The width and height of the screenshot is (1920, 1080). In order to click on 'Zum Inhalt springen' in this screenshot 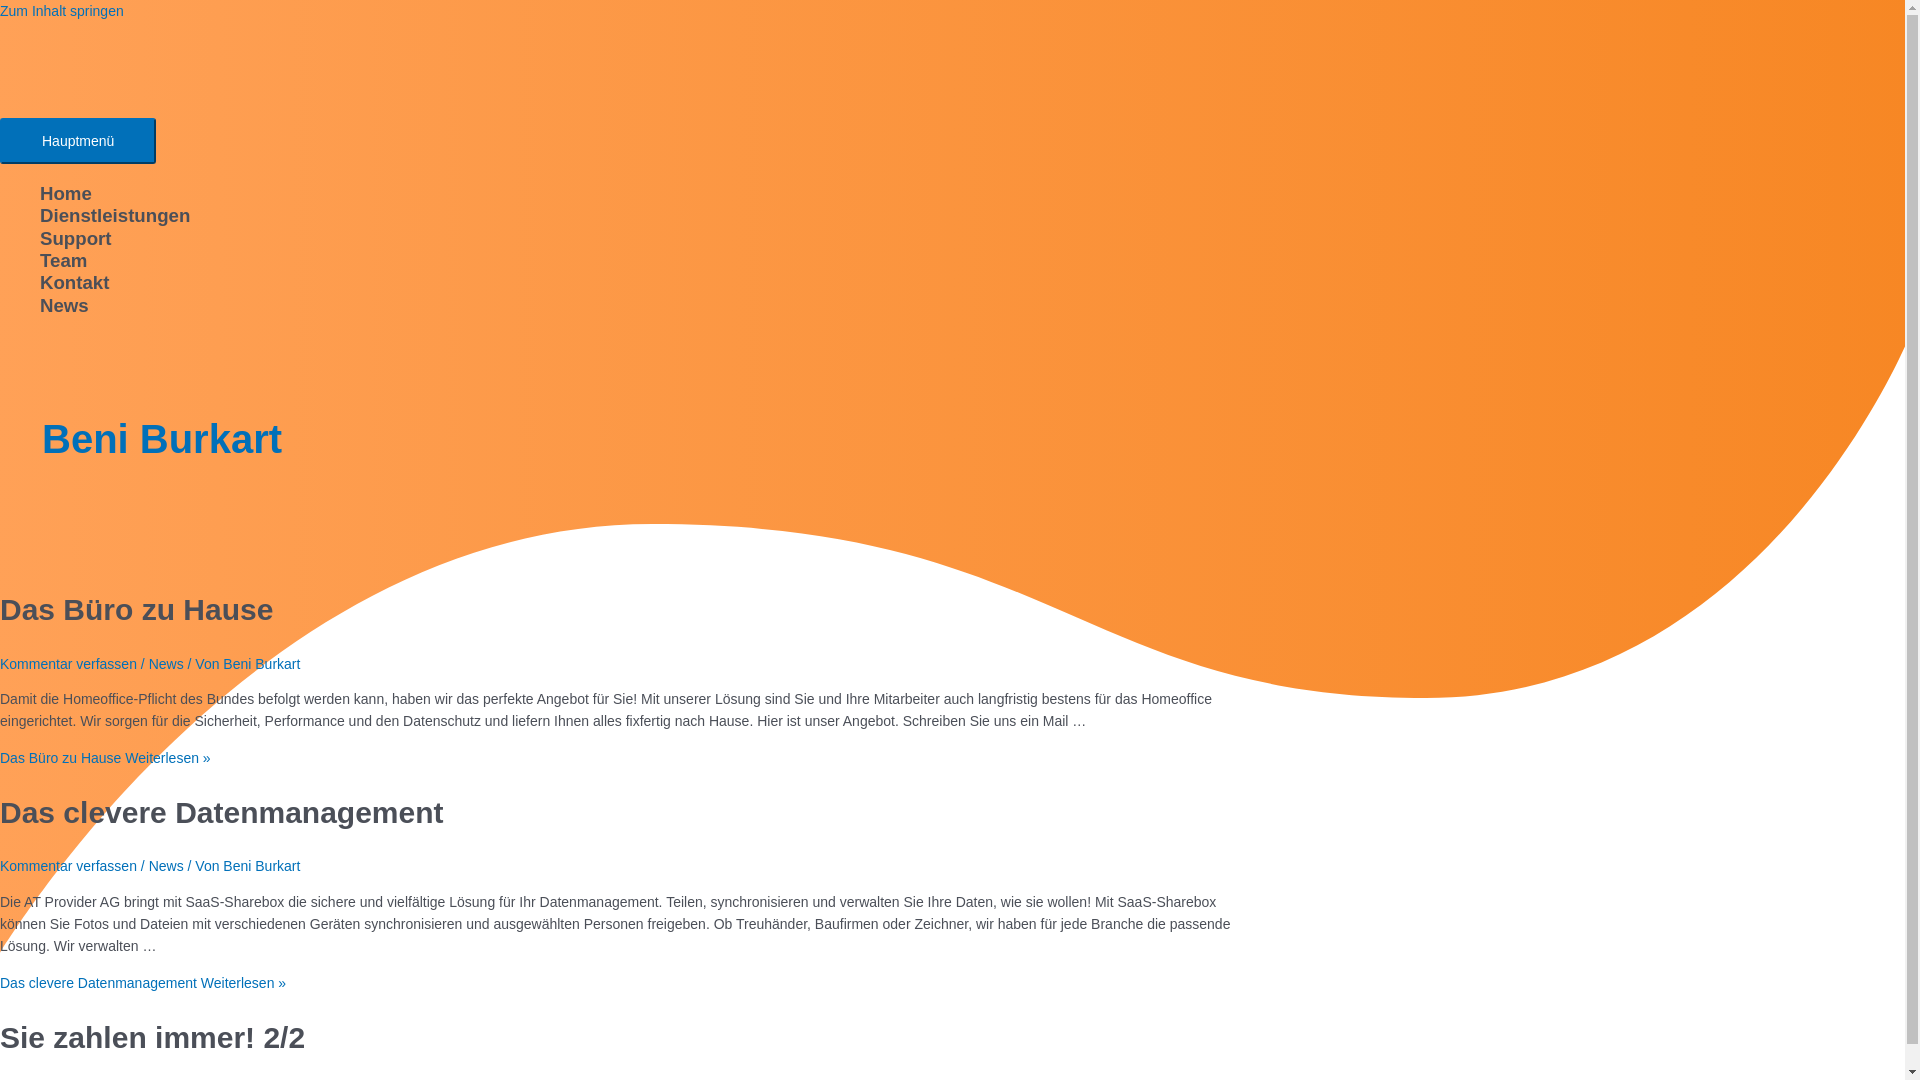, I will do `click(62, 11)`.